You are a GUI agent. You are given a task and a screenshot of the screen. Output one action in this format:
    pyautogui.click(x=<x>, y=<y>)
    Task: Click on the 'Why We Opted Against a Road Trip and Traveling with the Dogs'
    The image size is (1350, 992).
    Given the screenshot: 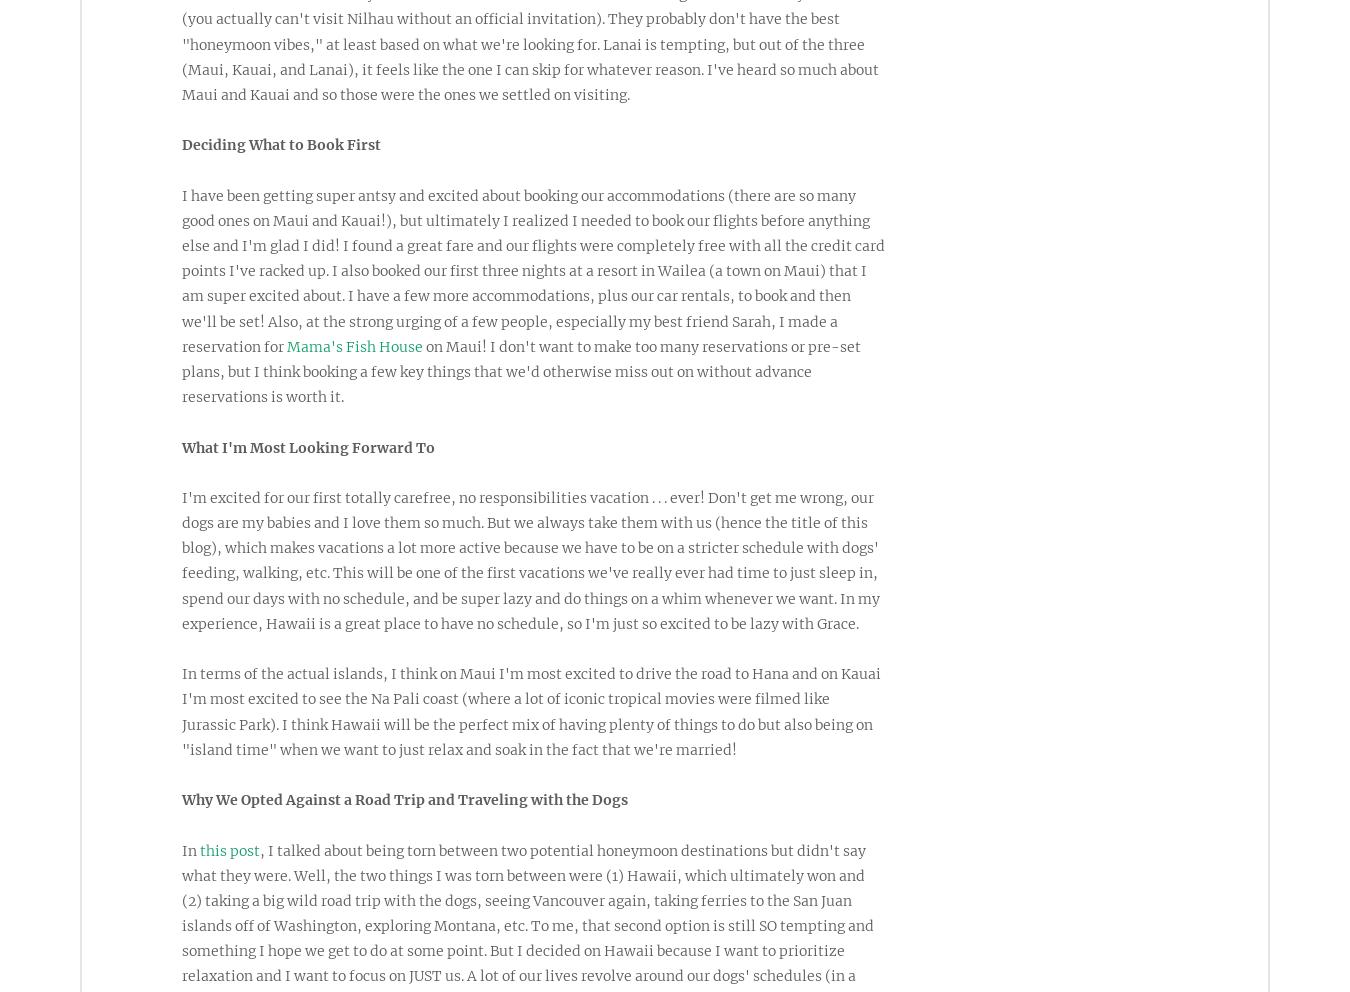 What is the action you would take?
    pyautogui.click(x=405, y=800)
    